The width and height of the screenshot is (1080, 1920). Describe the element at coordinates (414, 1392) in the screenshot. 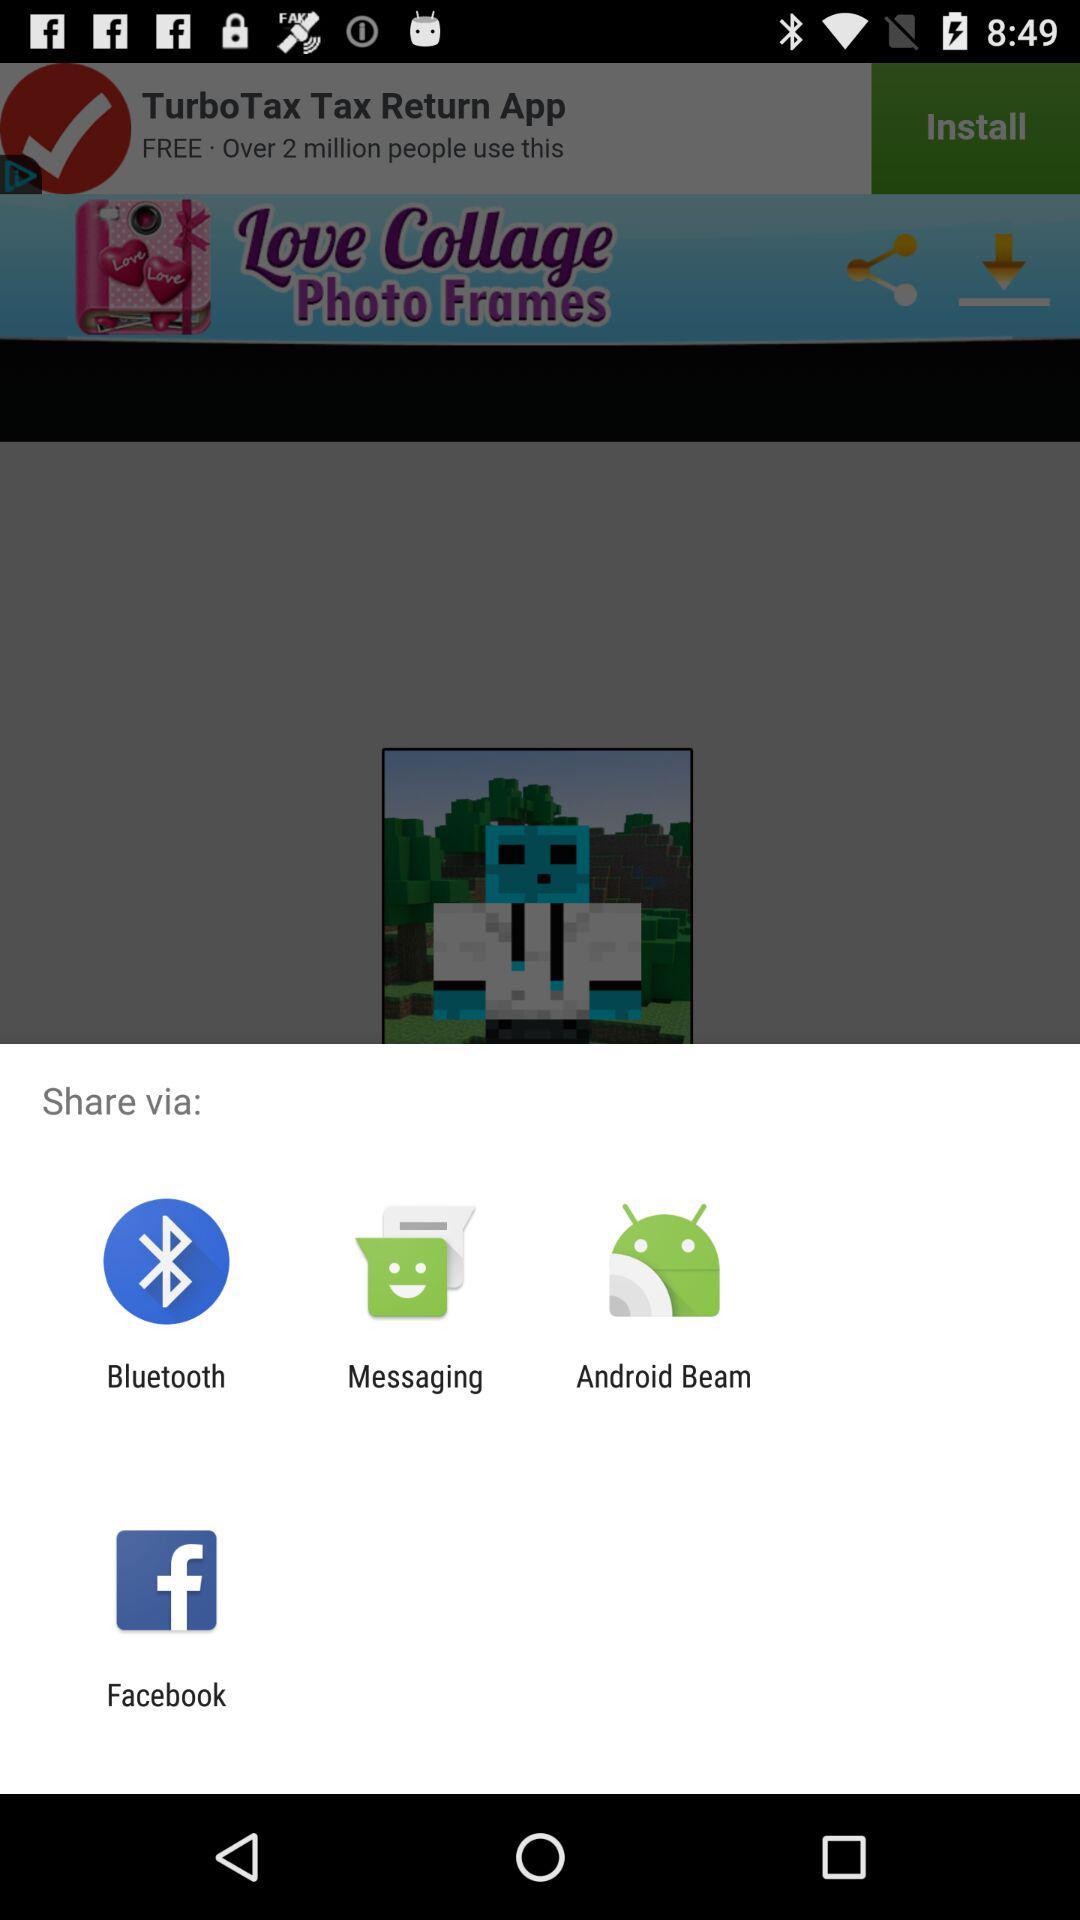

I see `app to the right of bluetooth item` at that location.